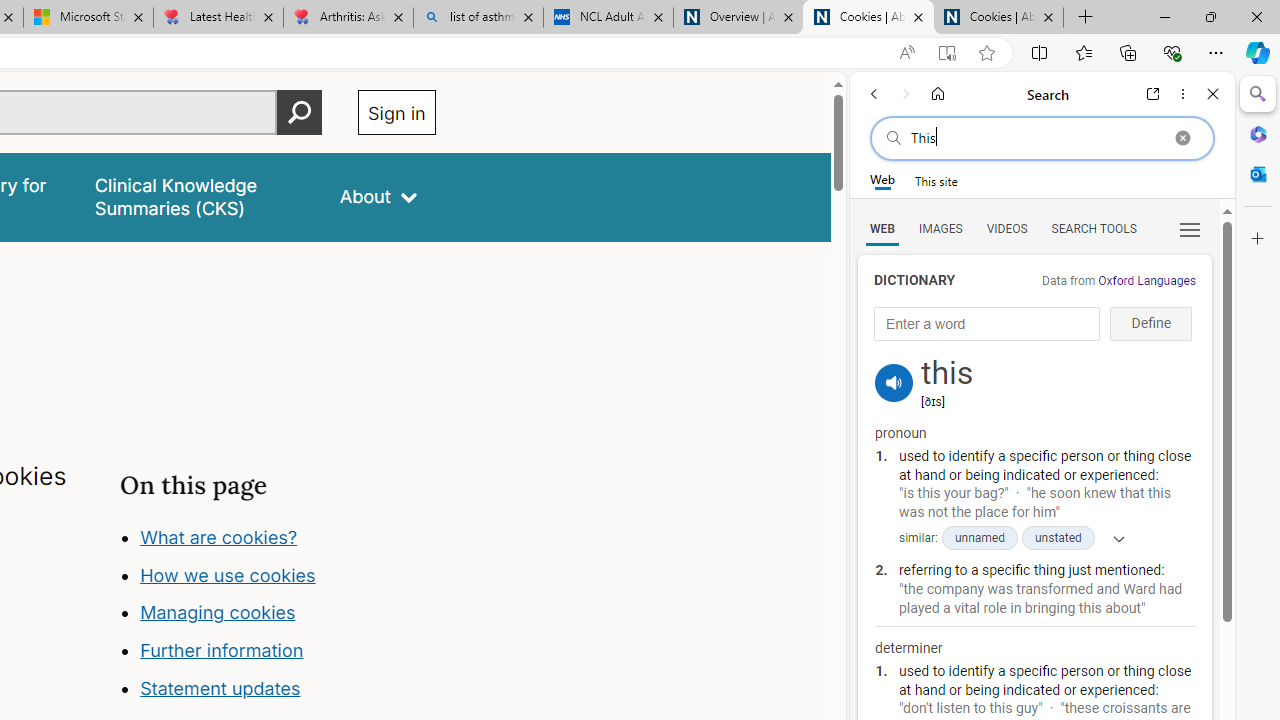  I want to click on 'unstated', so click(1056, 537).